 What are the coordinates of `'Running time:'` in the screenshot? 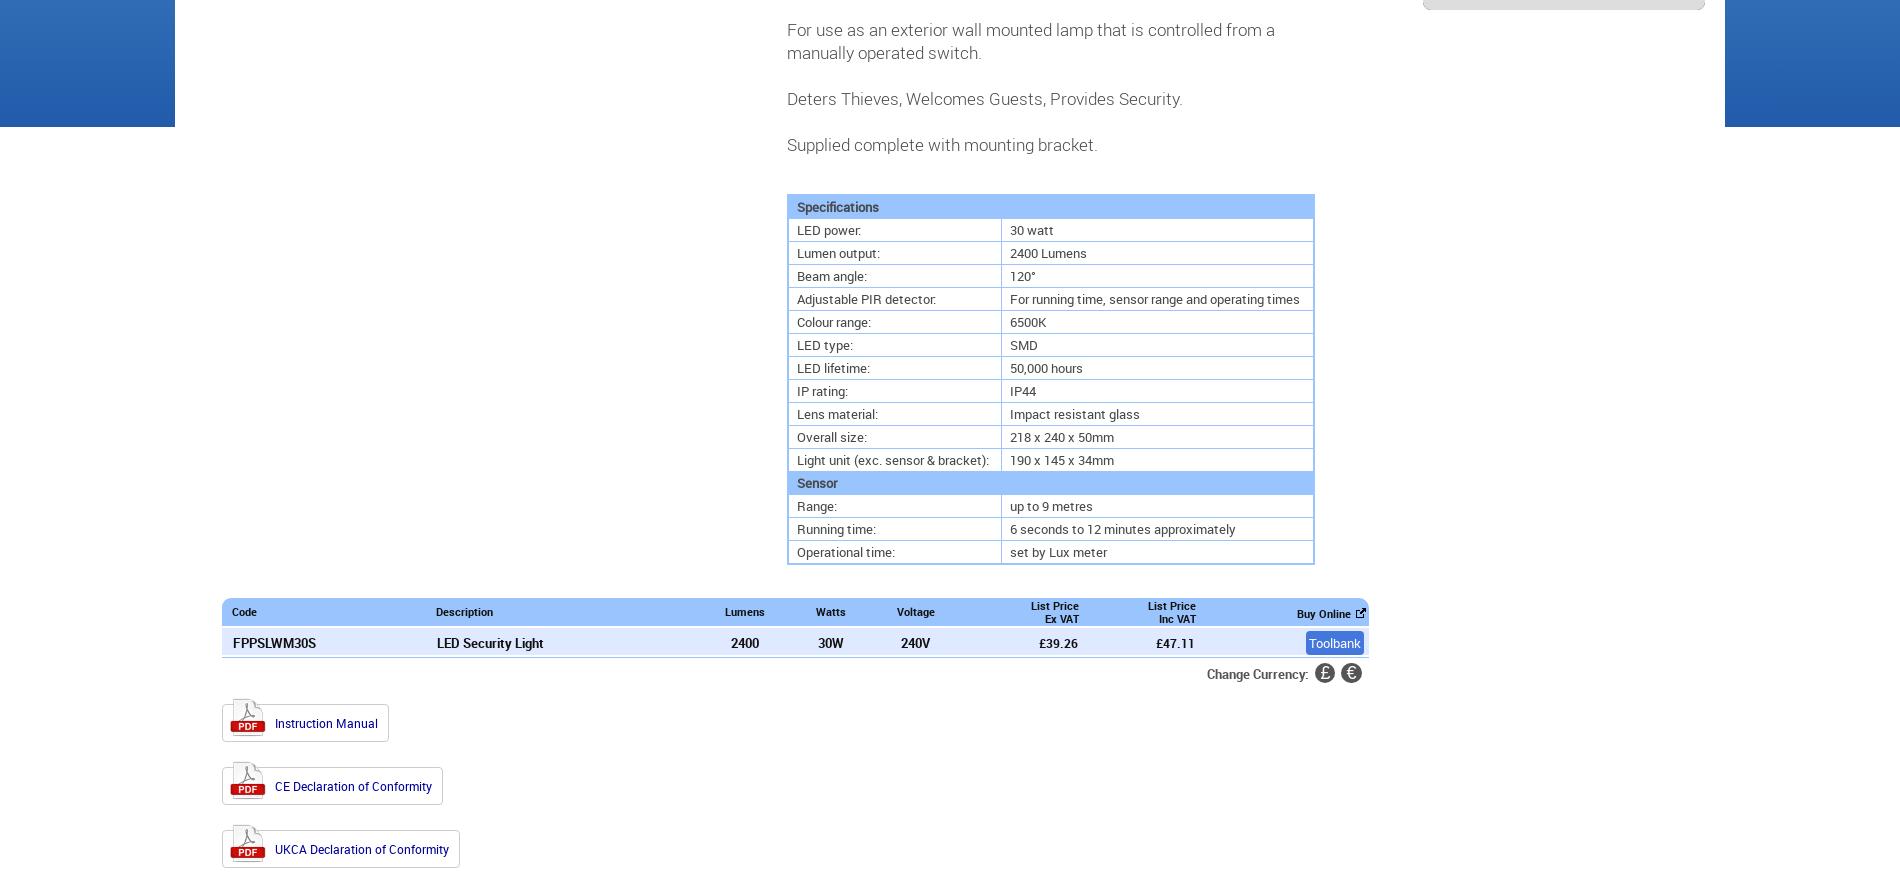 It's located at (796, 526).